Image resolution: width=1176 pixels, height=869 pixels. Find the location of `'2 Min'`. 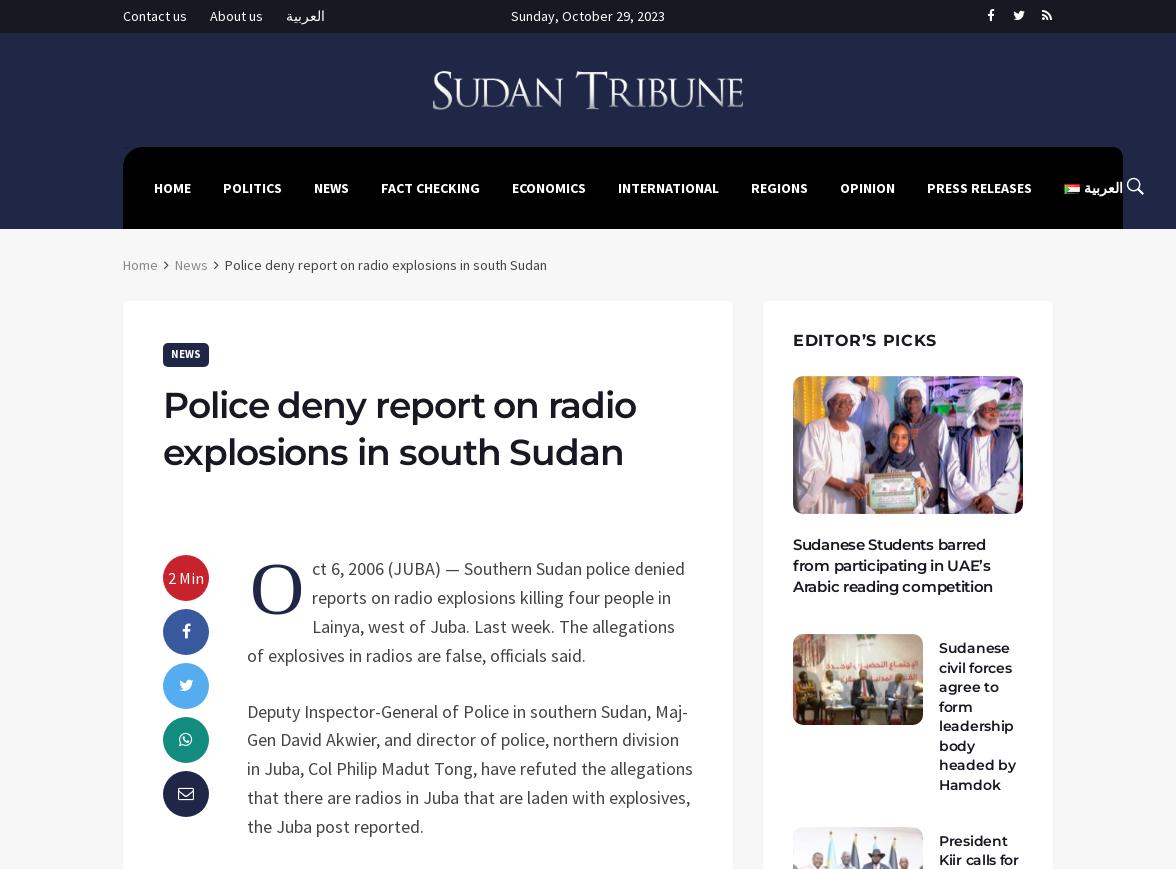

'2 Min' is located at coordinates (186, 577).